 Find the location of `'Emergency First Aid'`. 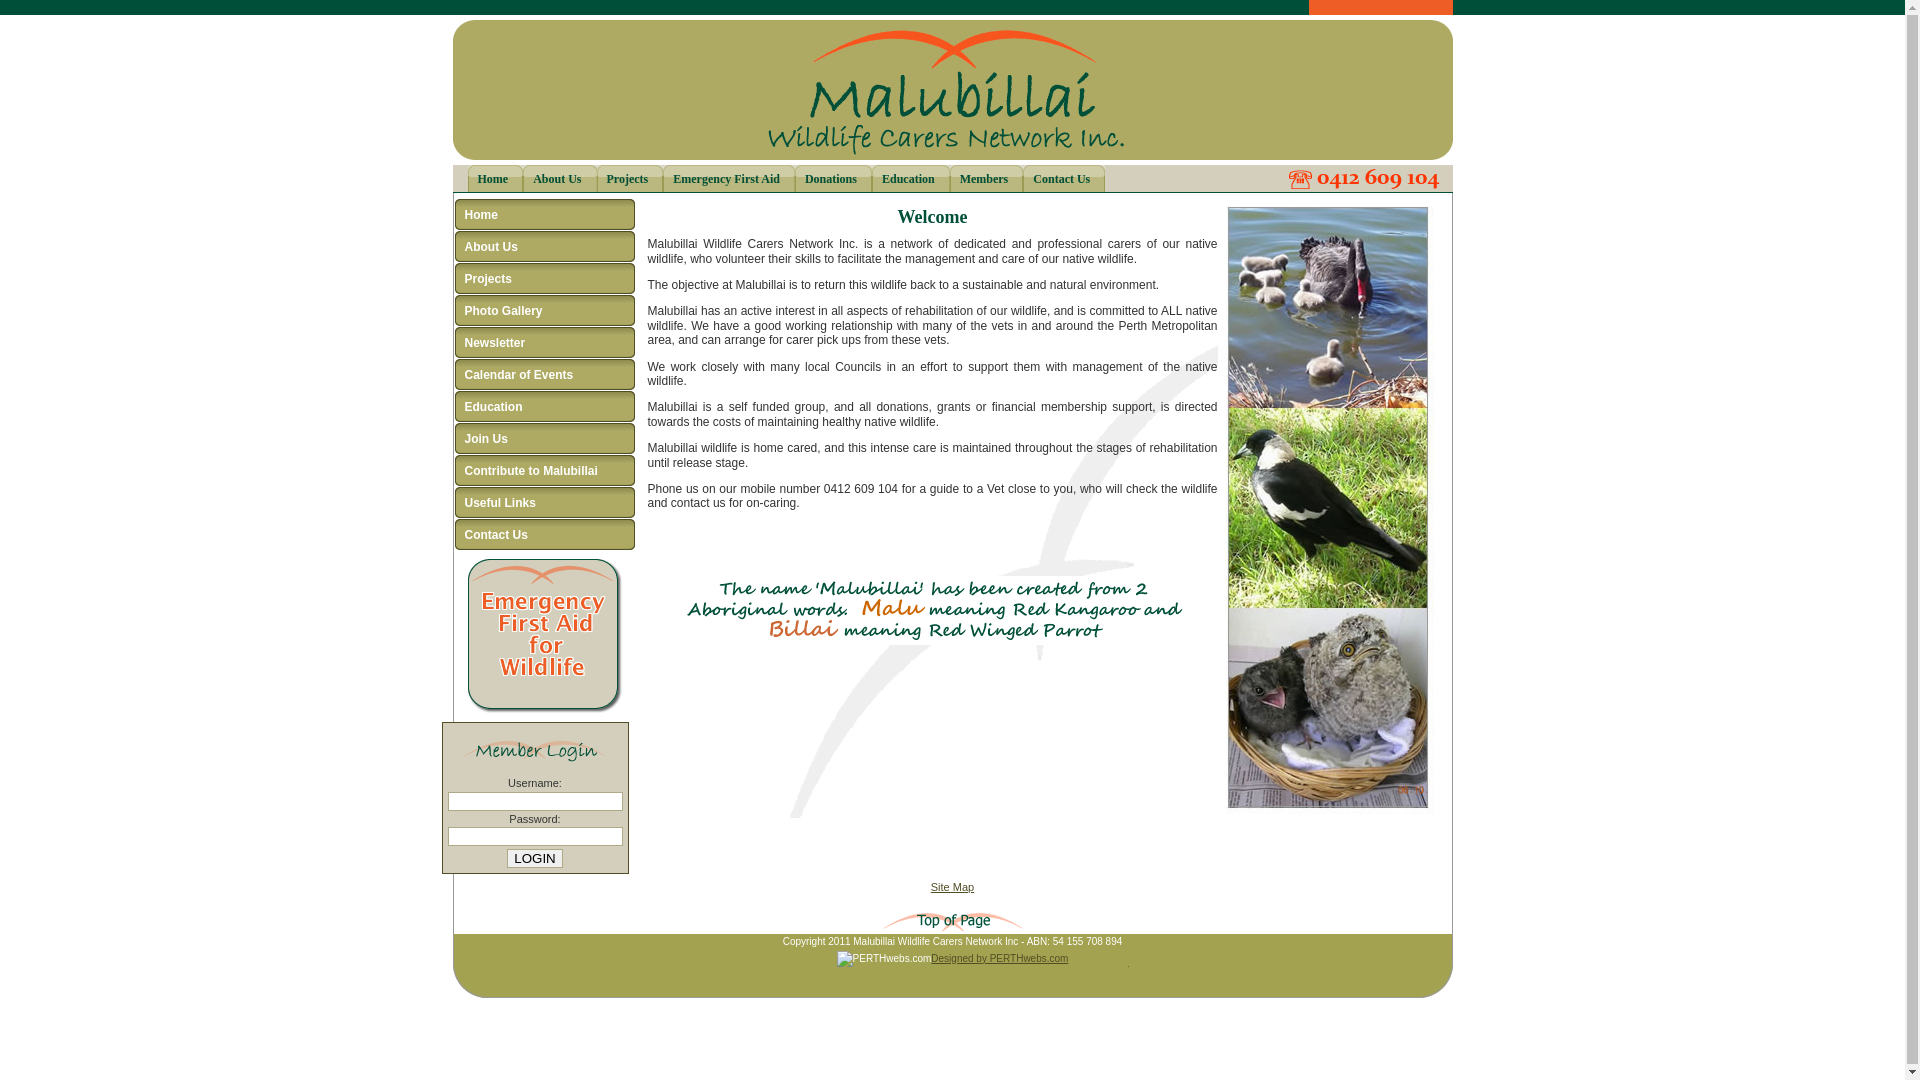

'Emergency First Aid' is located at coordinates (662, 177).